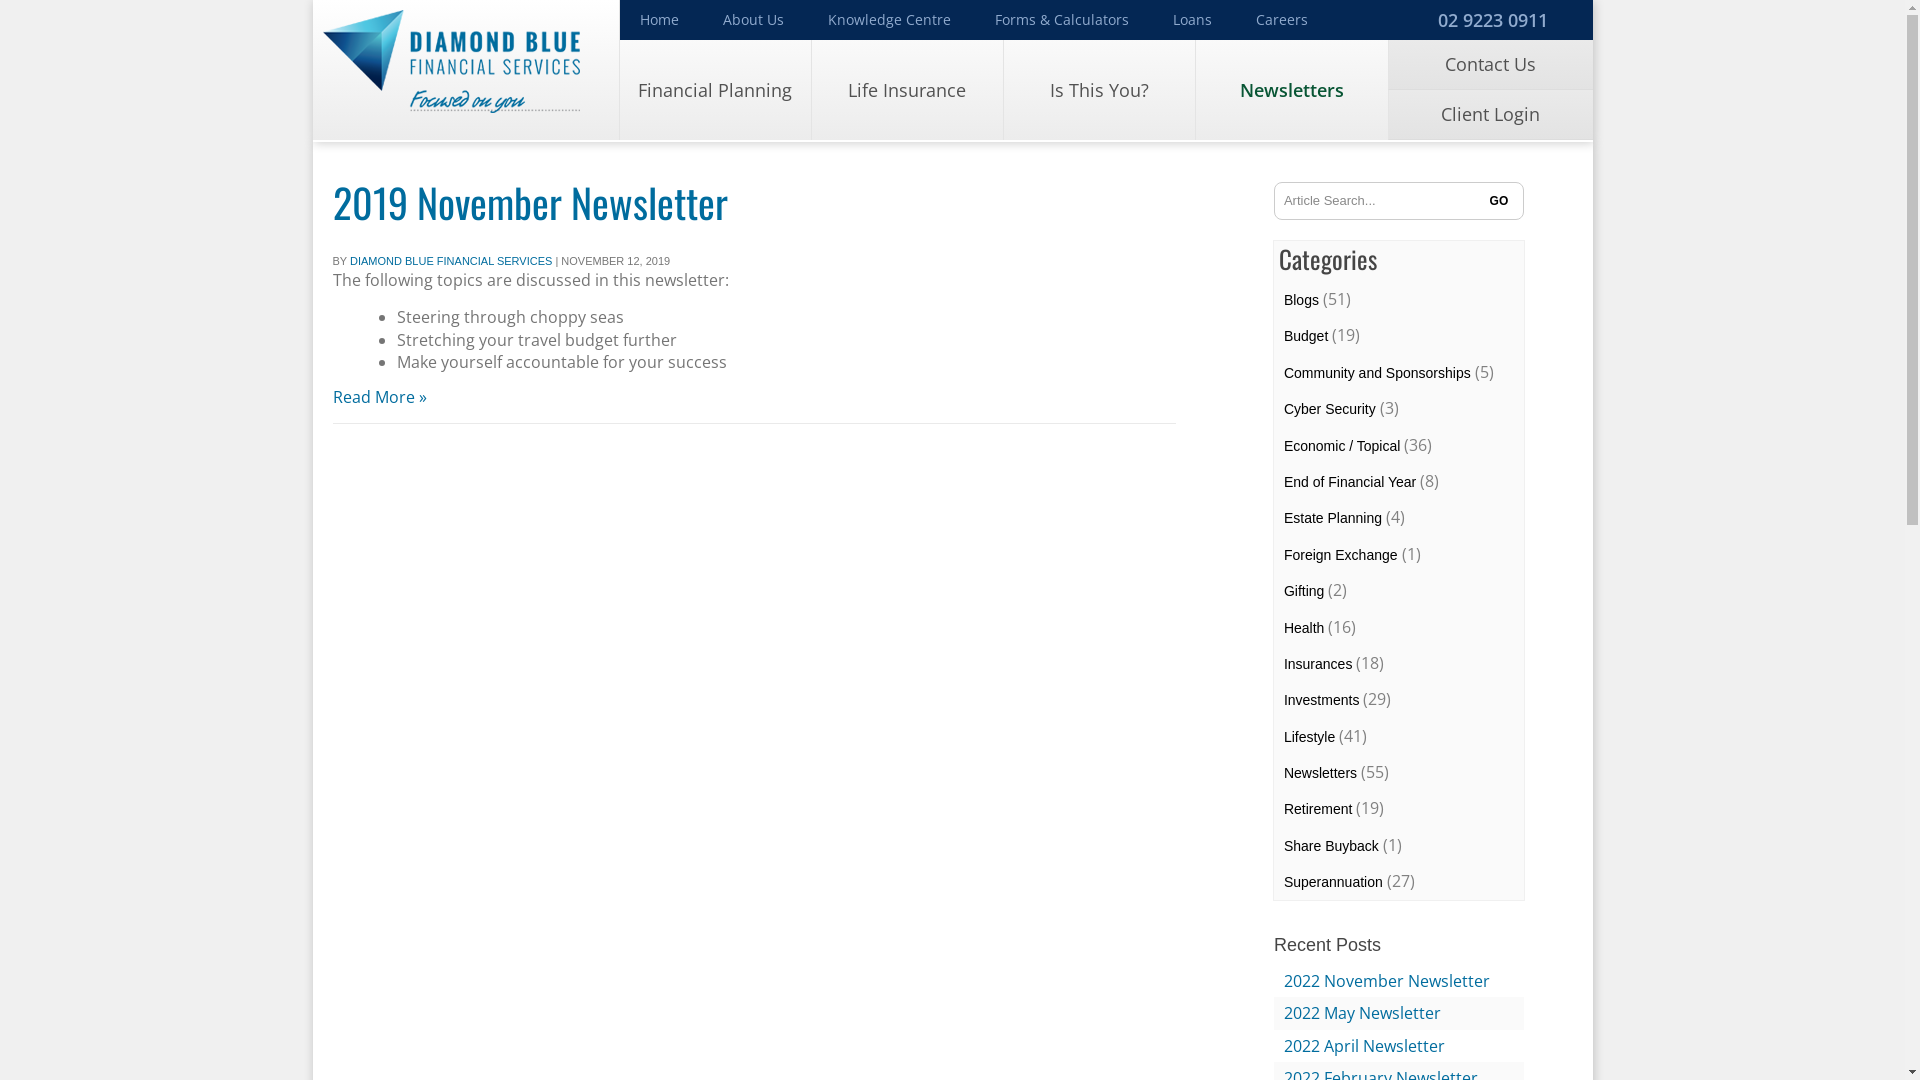  What do you see at coordinates (974, 19) in the screenshot?
I see `'Forms & Calculators'` at bounding box center [974, 19].